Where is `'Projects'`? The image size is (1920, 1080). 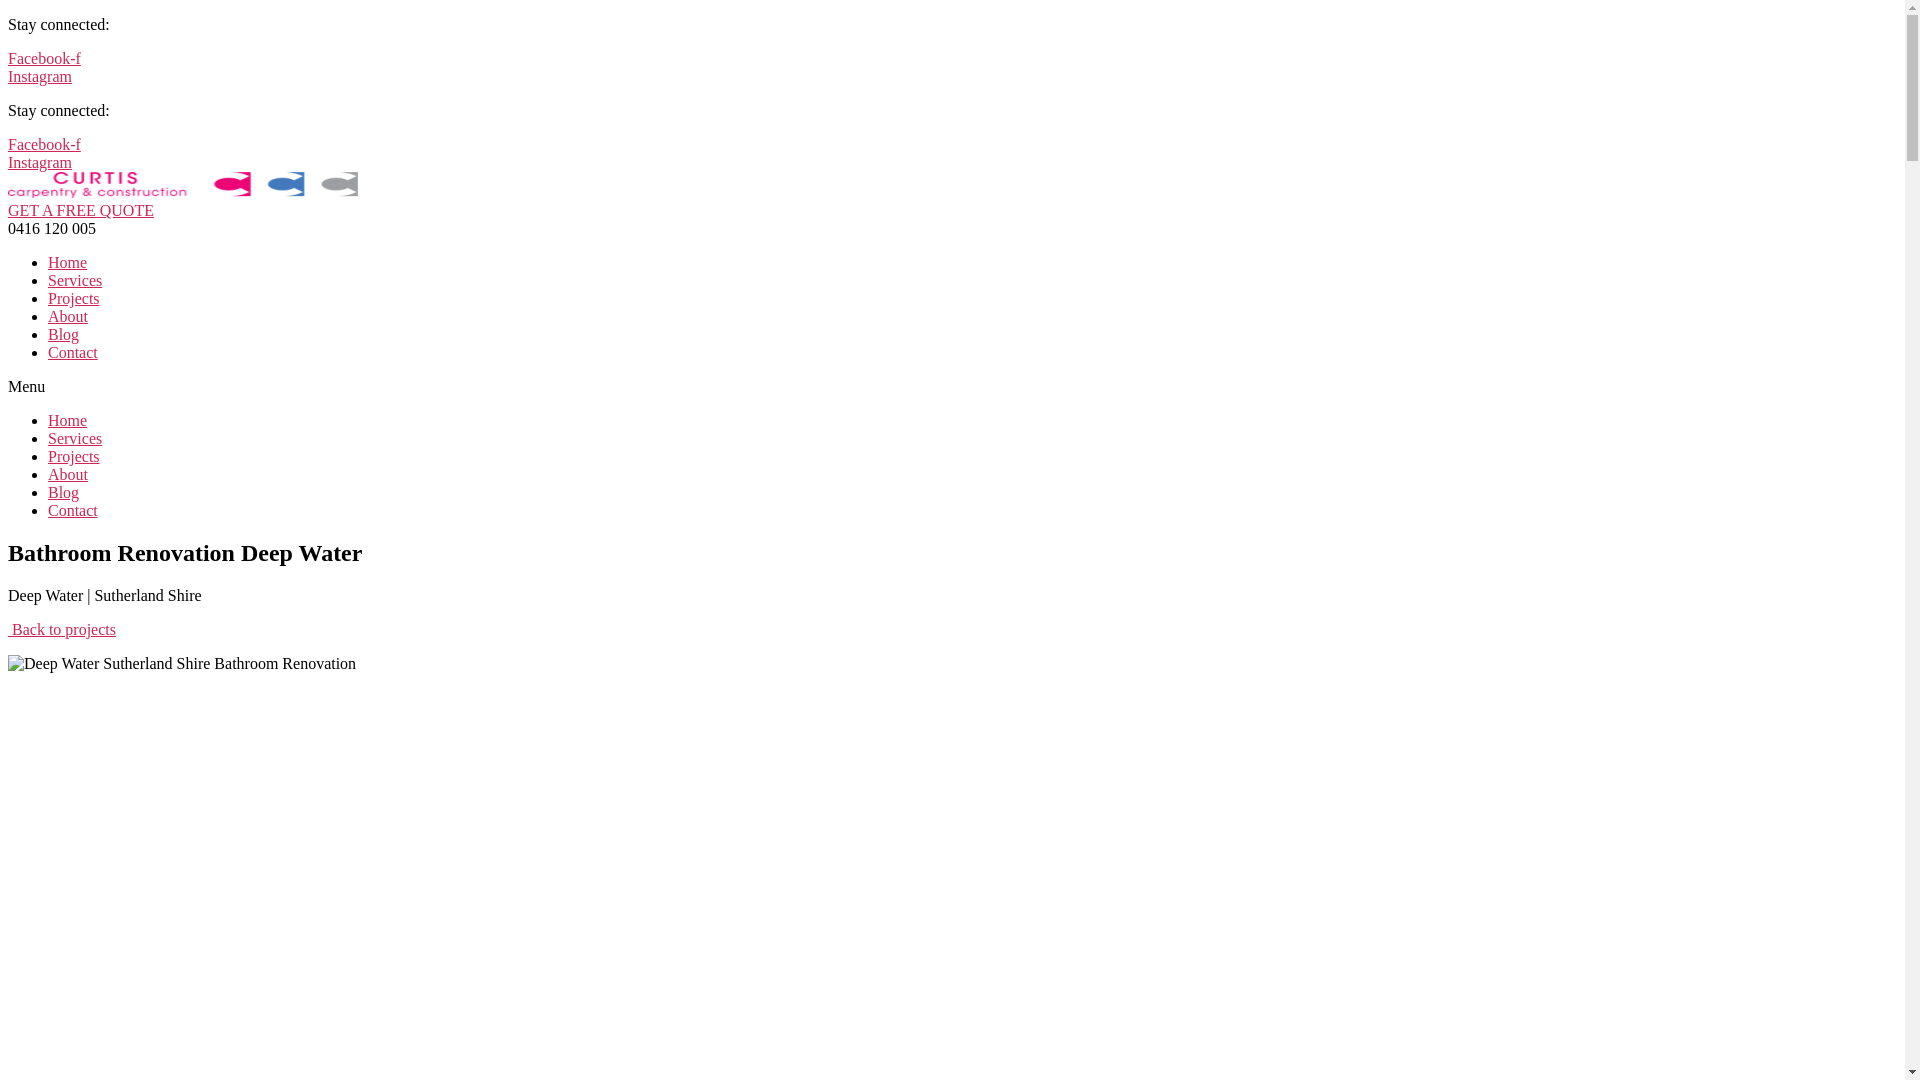
'Projects' is located at coordinates (73, 456).